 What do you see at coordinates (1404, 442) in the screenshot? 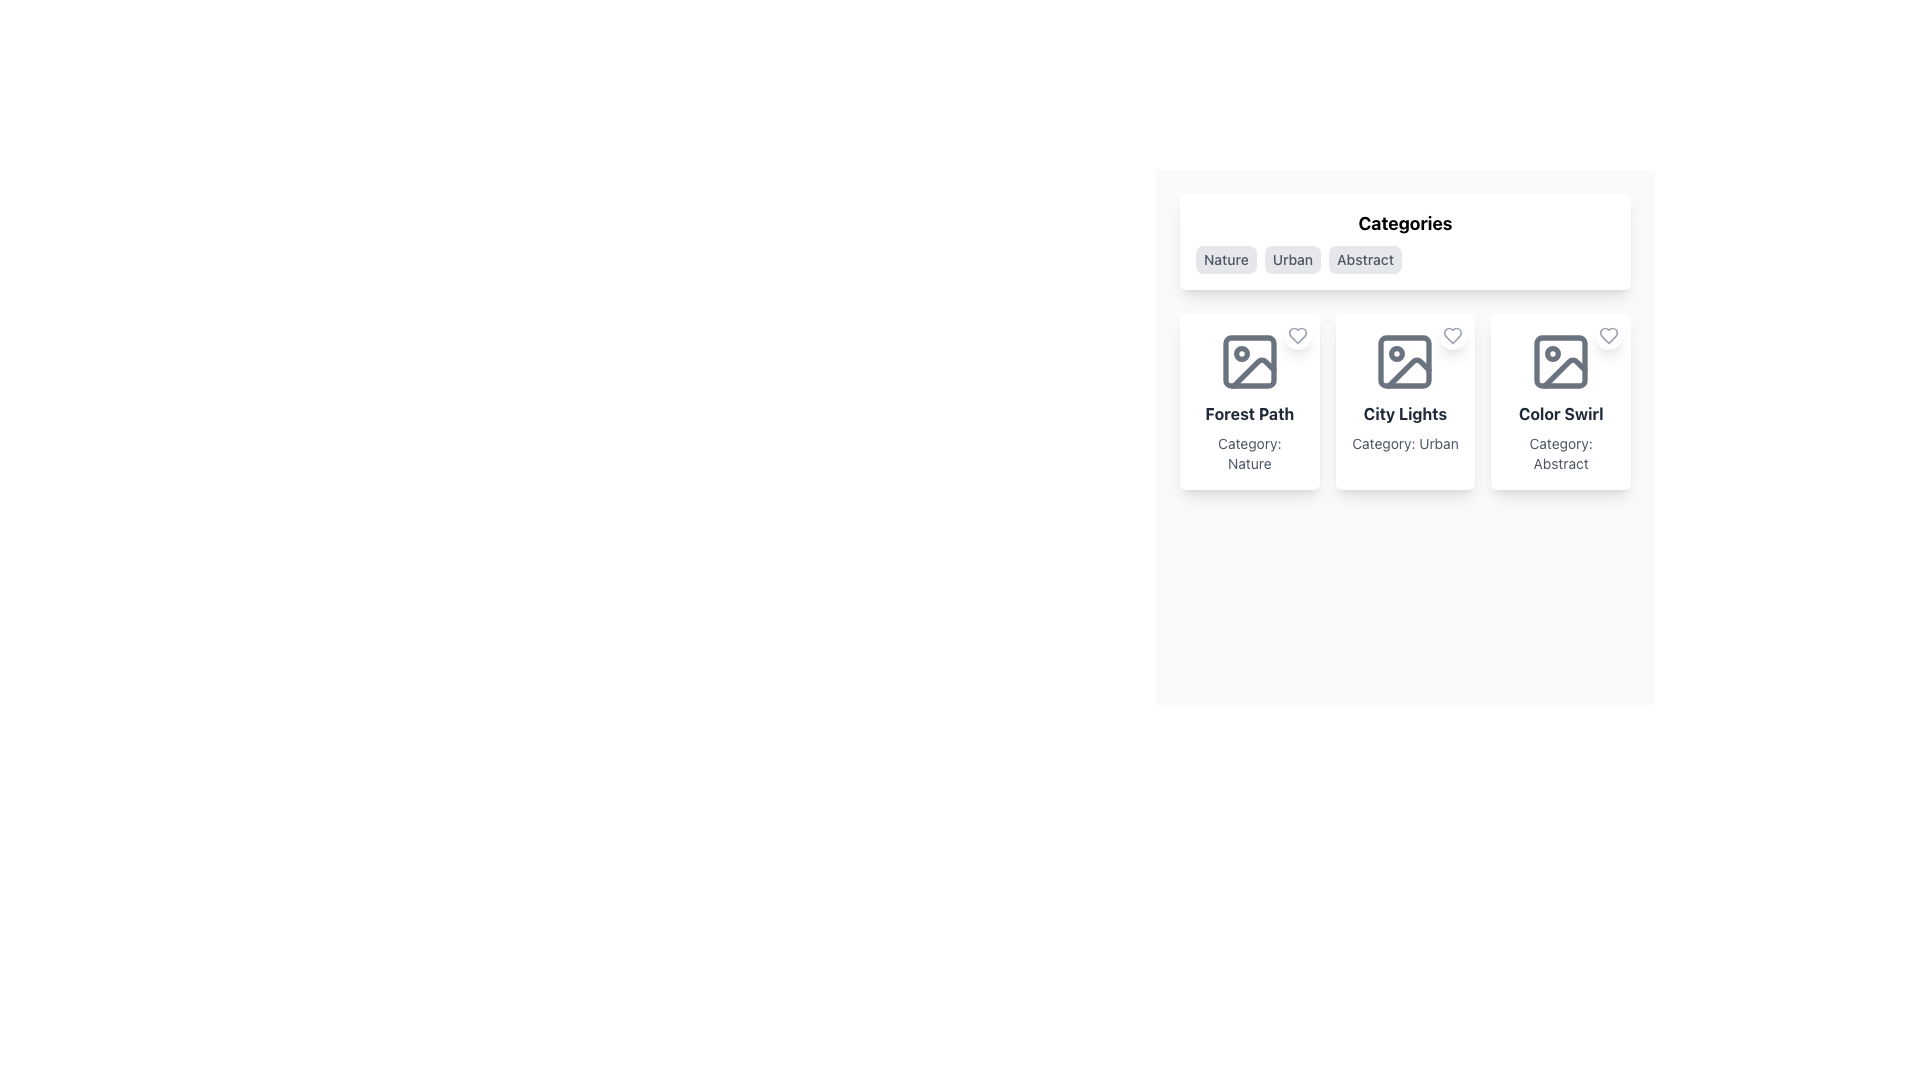
I see `the text element that indicates the category 'Urban' for the 'City Lights' item, which is positioned below the 'City Lights' title in the card` at bounding box center [1404, 442].